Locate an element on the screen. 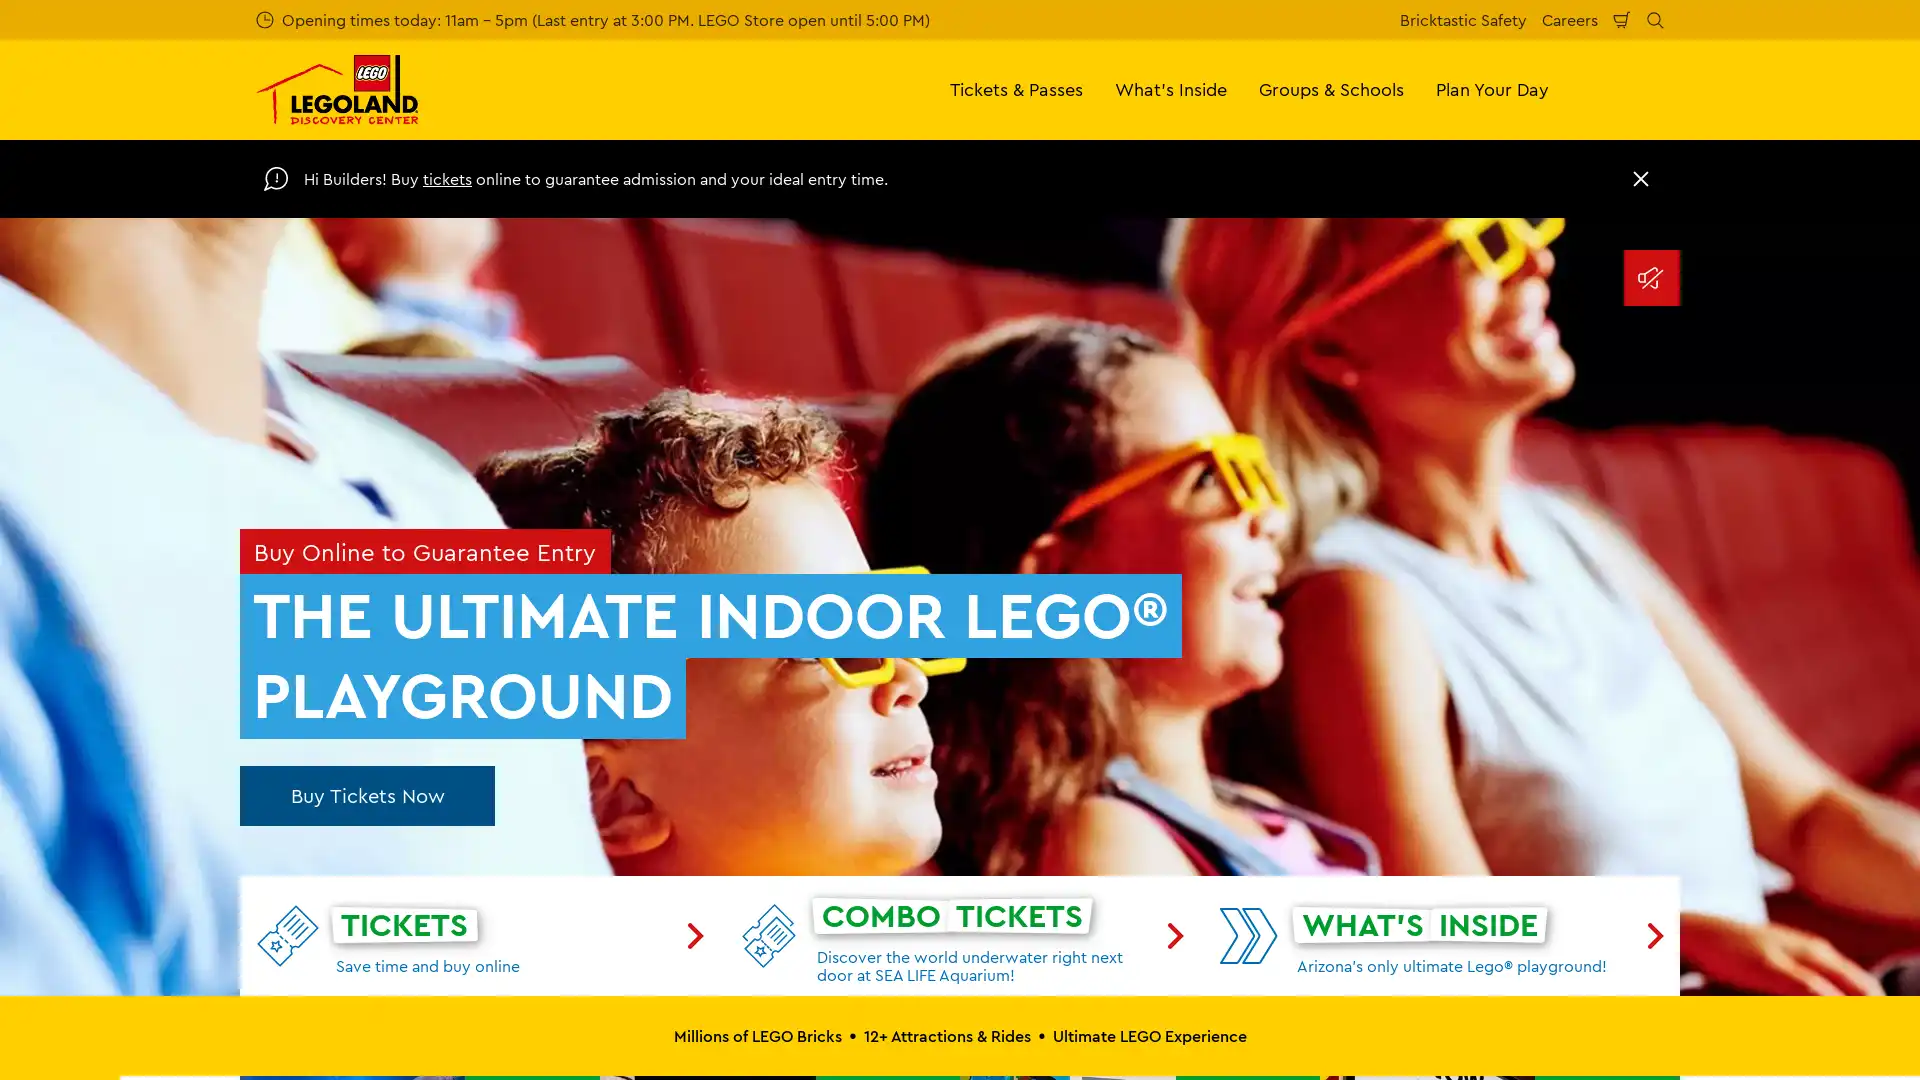 This screenshot has height=1080, width=1920. Tickets & Passes is located at coordinates (1016, 88).